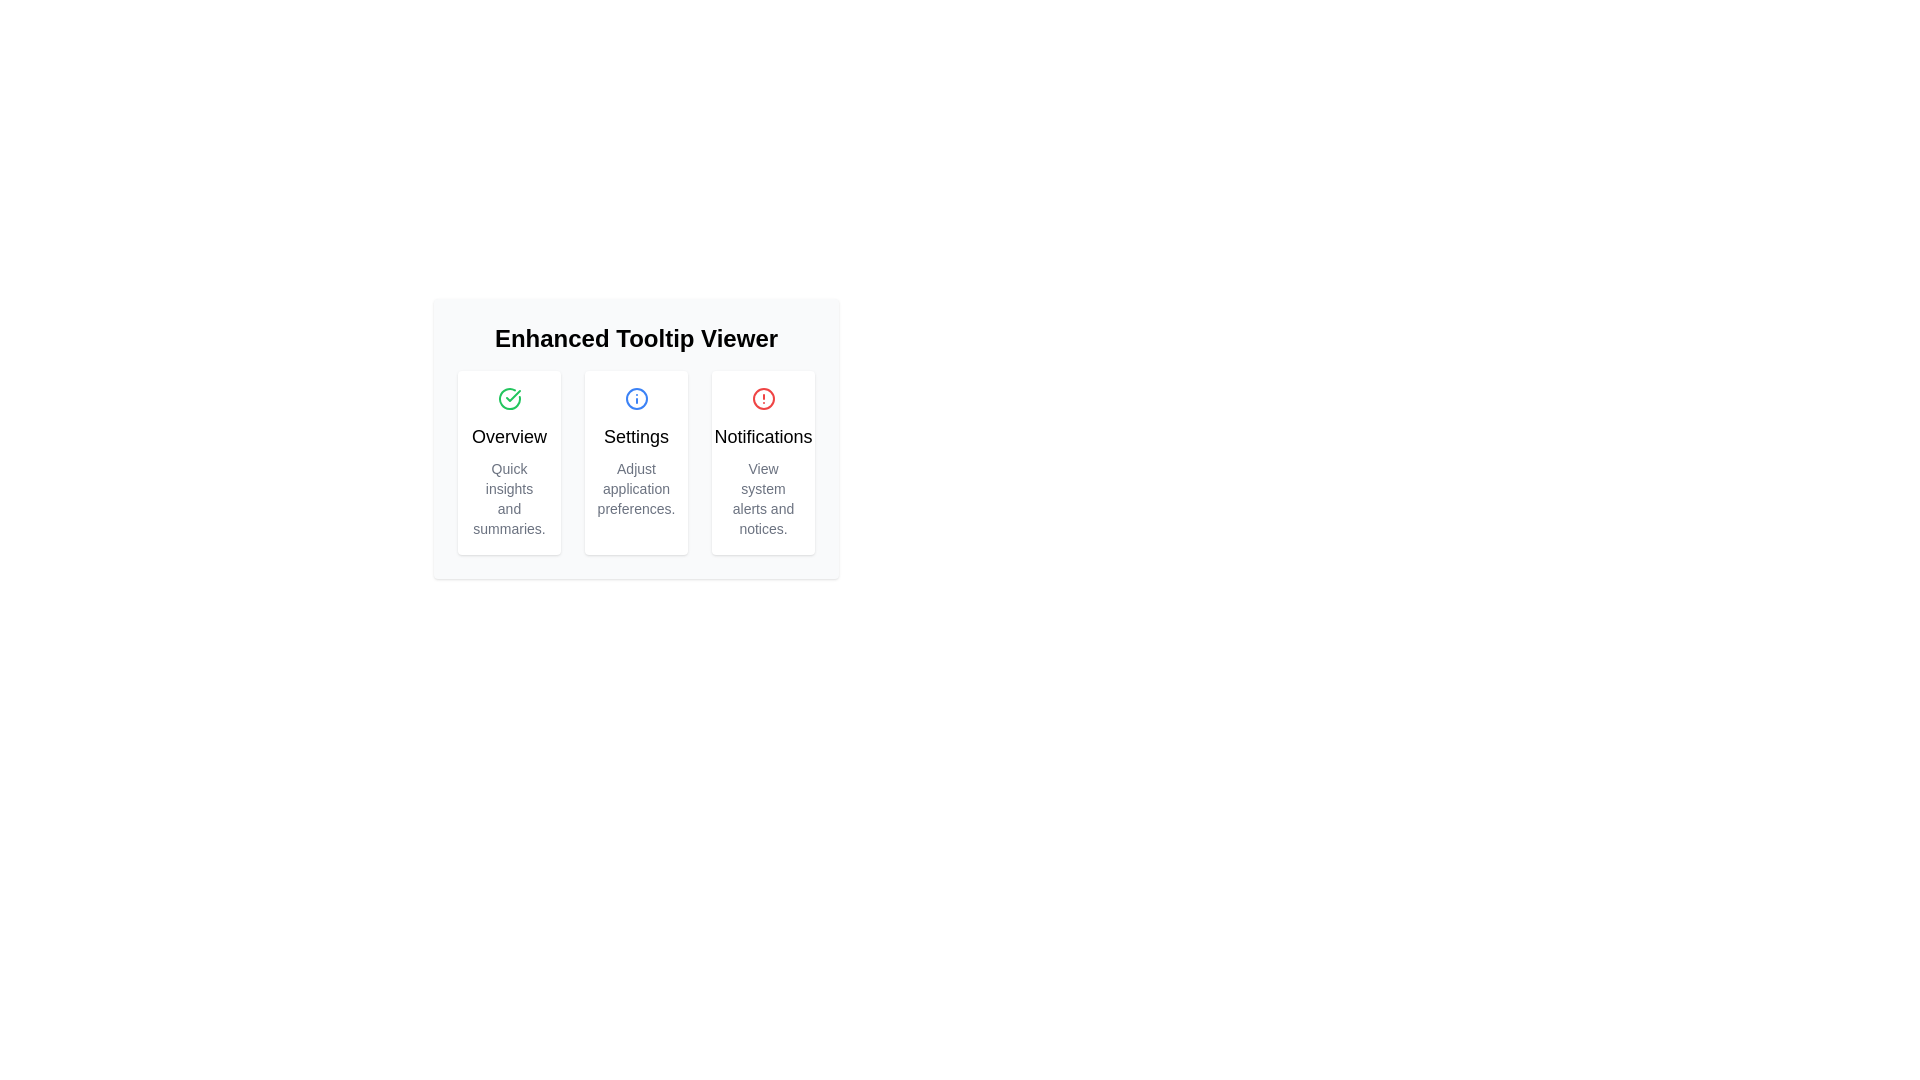 Image resolution: width=1920 pixels, height=1080 pixels. Describe the element at coordinates (635, 489) in the screenshot. I see `descriptive text content located in the Text block below the 'Settings' title in the 'Settings' card` at that location.